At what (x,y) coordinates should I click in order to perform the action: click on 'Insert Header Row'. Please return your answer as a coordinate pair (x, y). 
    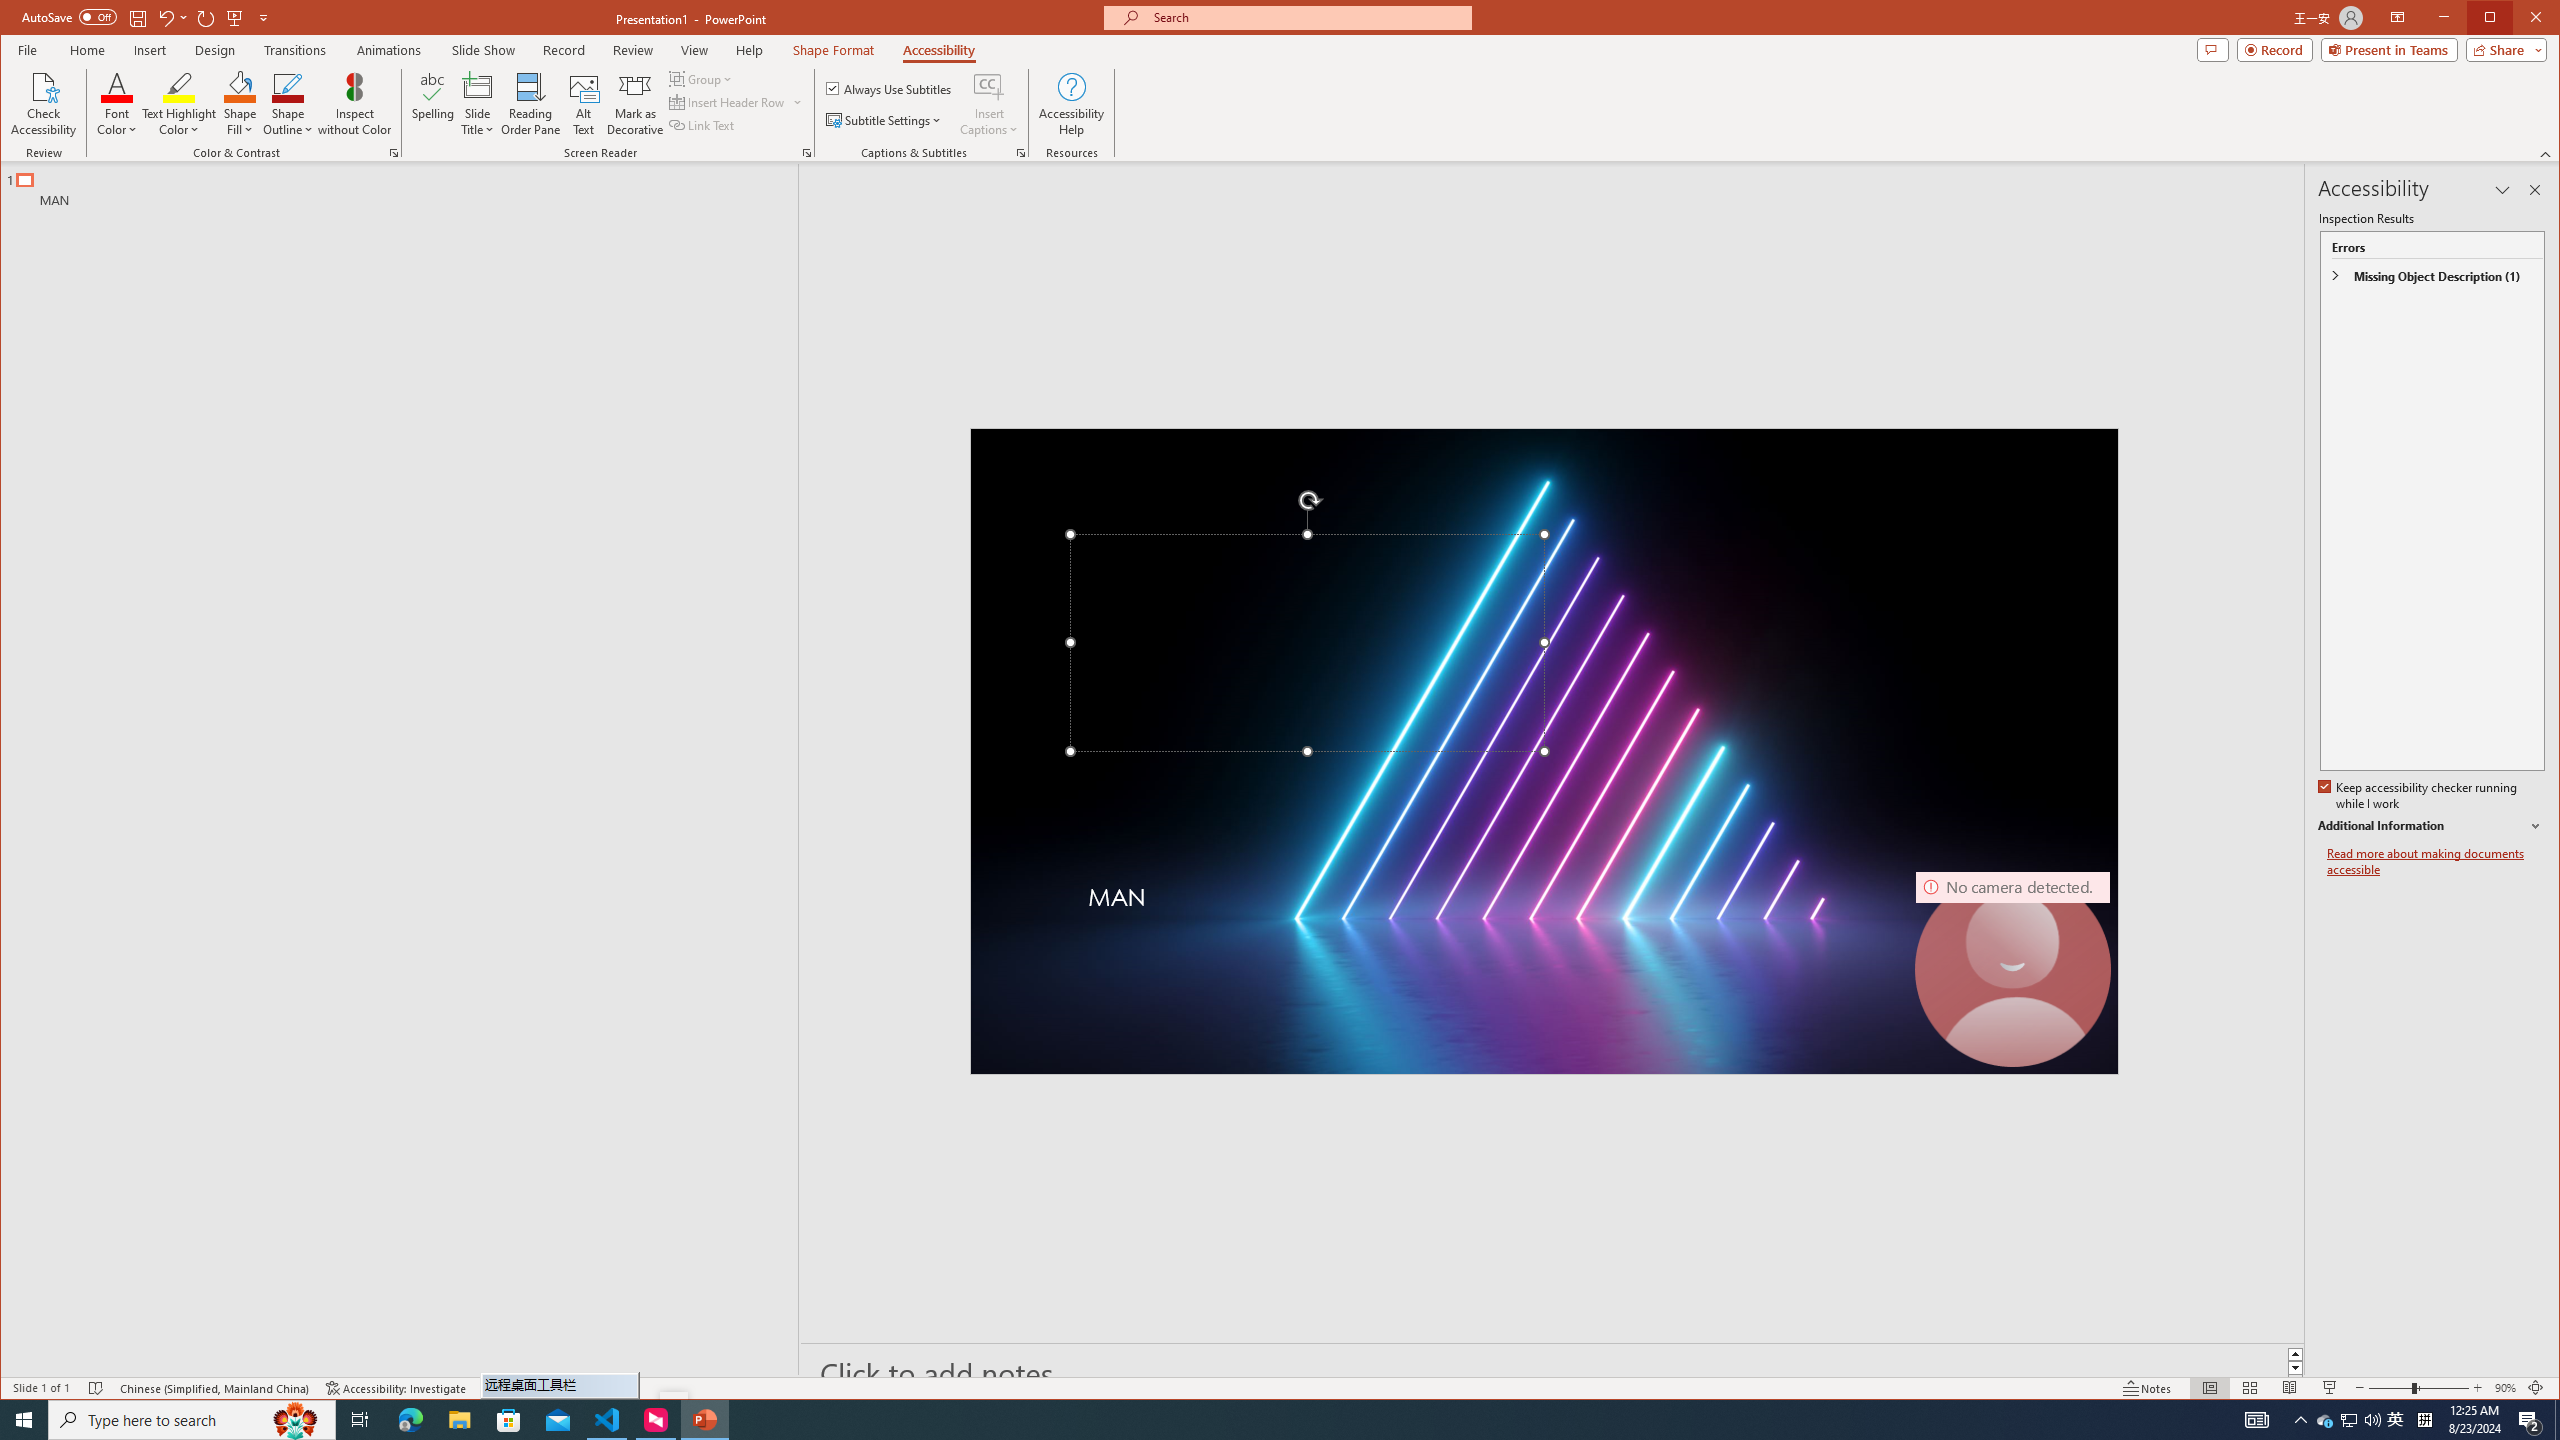
    Looking at the image, I should click on (735, 102).